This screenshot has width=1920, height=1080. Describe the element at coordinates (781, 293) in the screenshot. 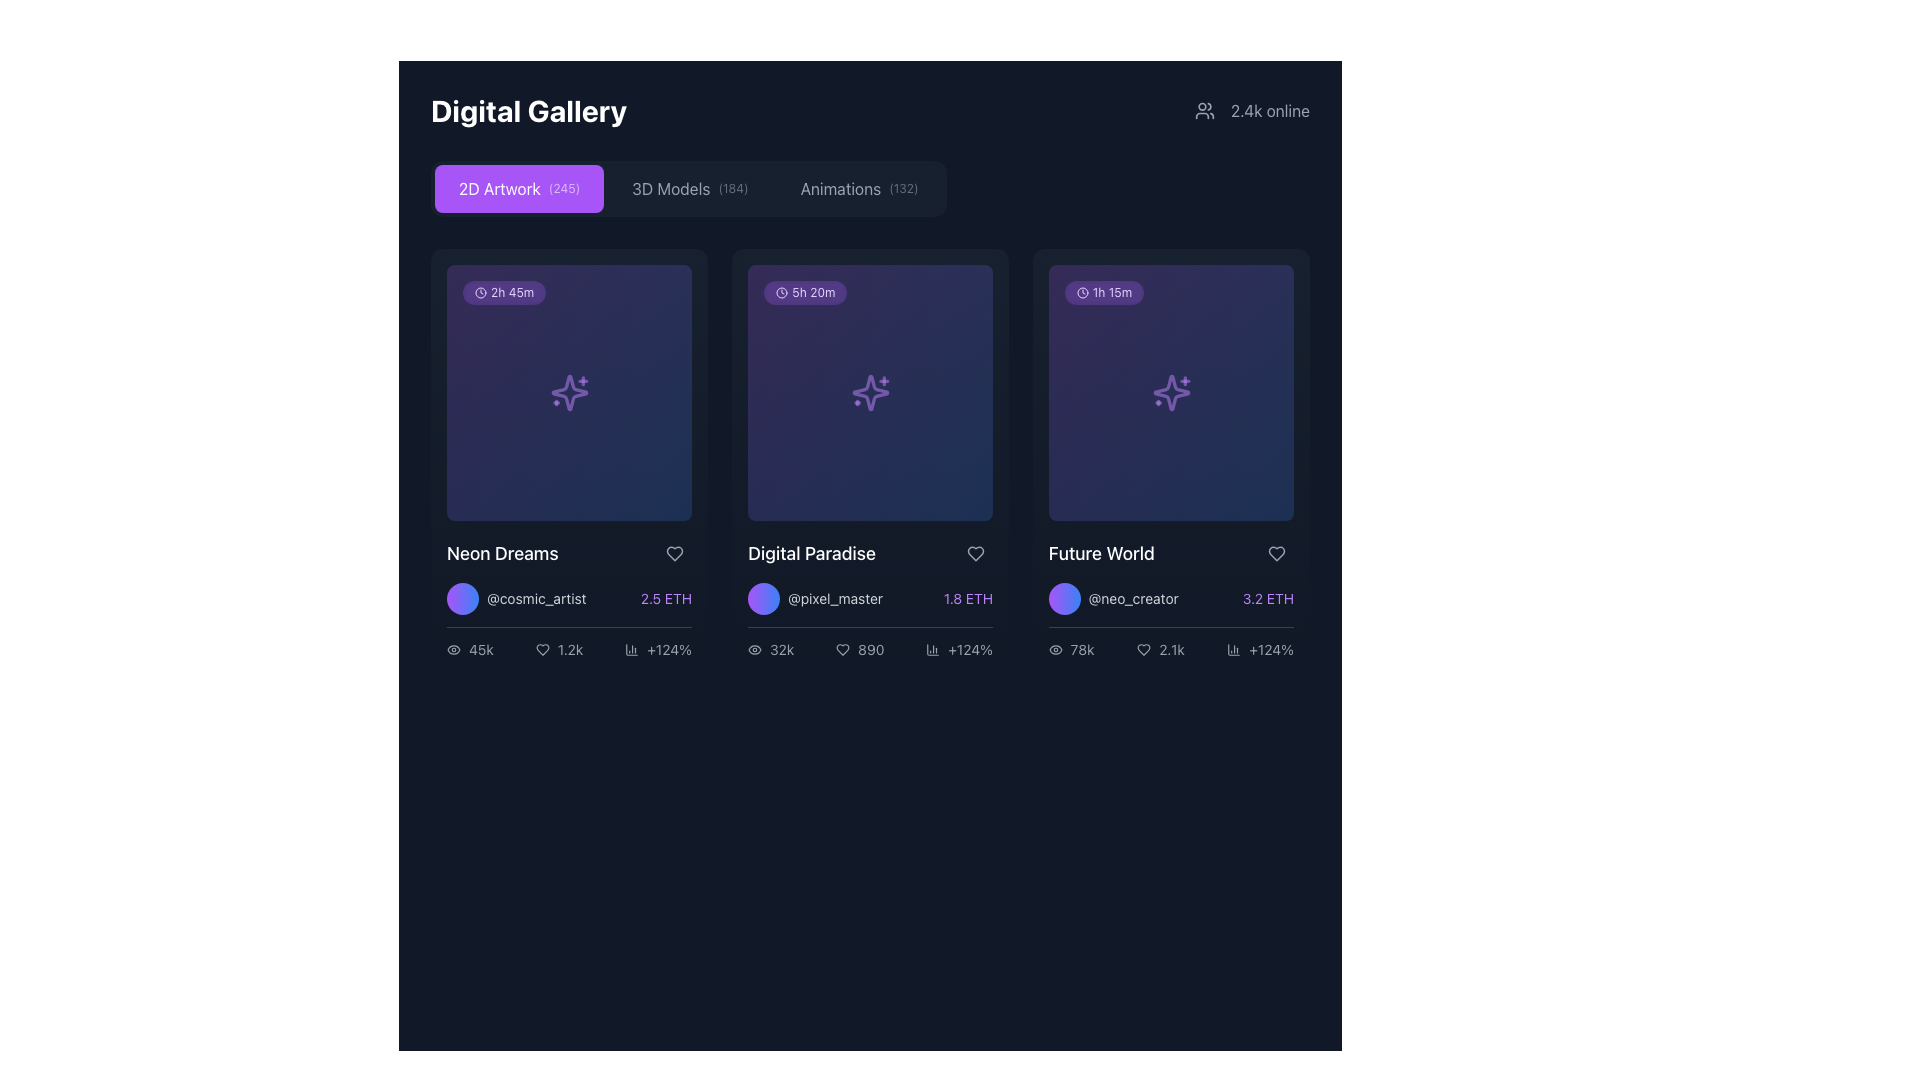

I see `the graphical circular shape within the clock icon located in the top-left section of the 'Digital Paradise' card` at that location.